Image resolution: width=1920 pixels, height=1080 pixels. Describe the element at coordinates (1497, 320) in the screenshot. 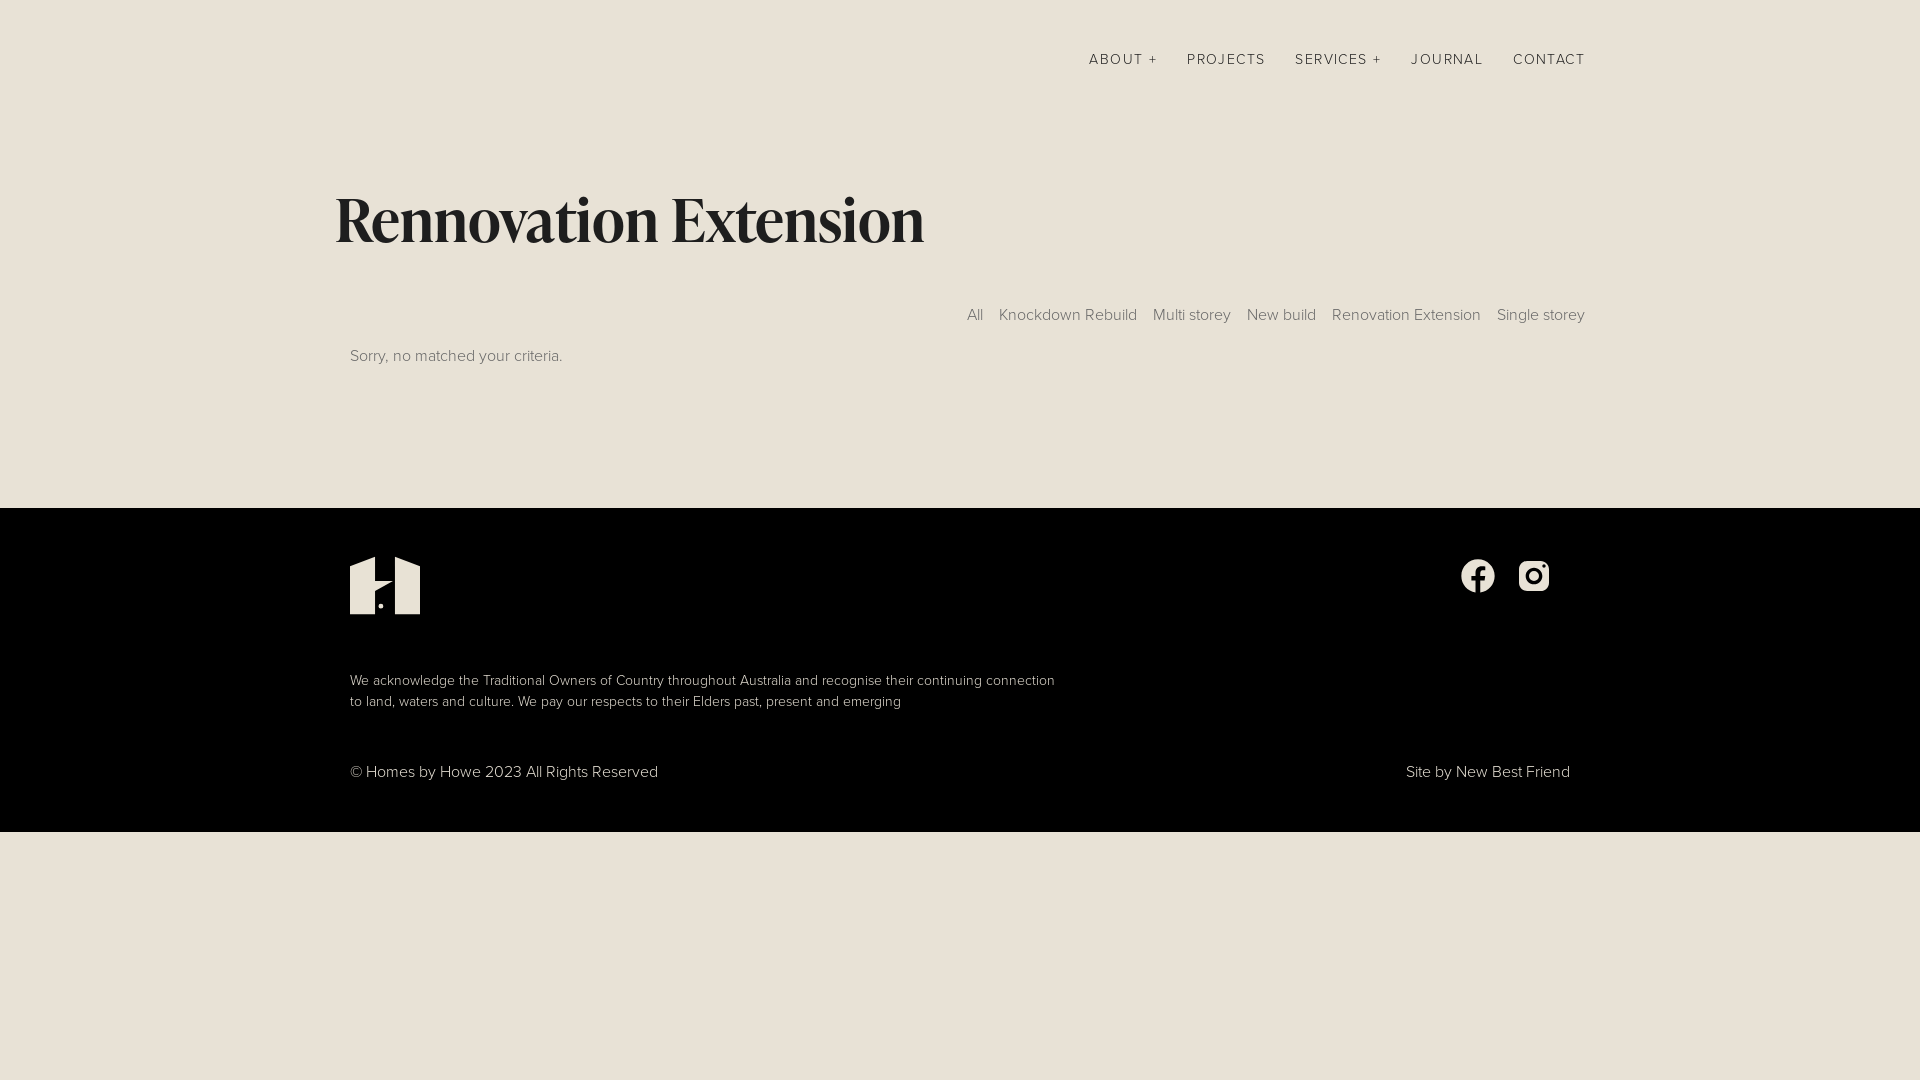

I see `'Single storey'` at that location.